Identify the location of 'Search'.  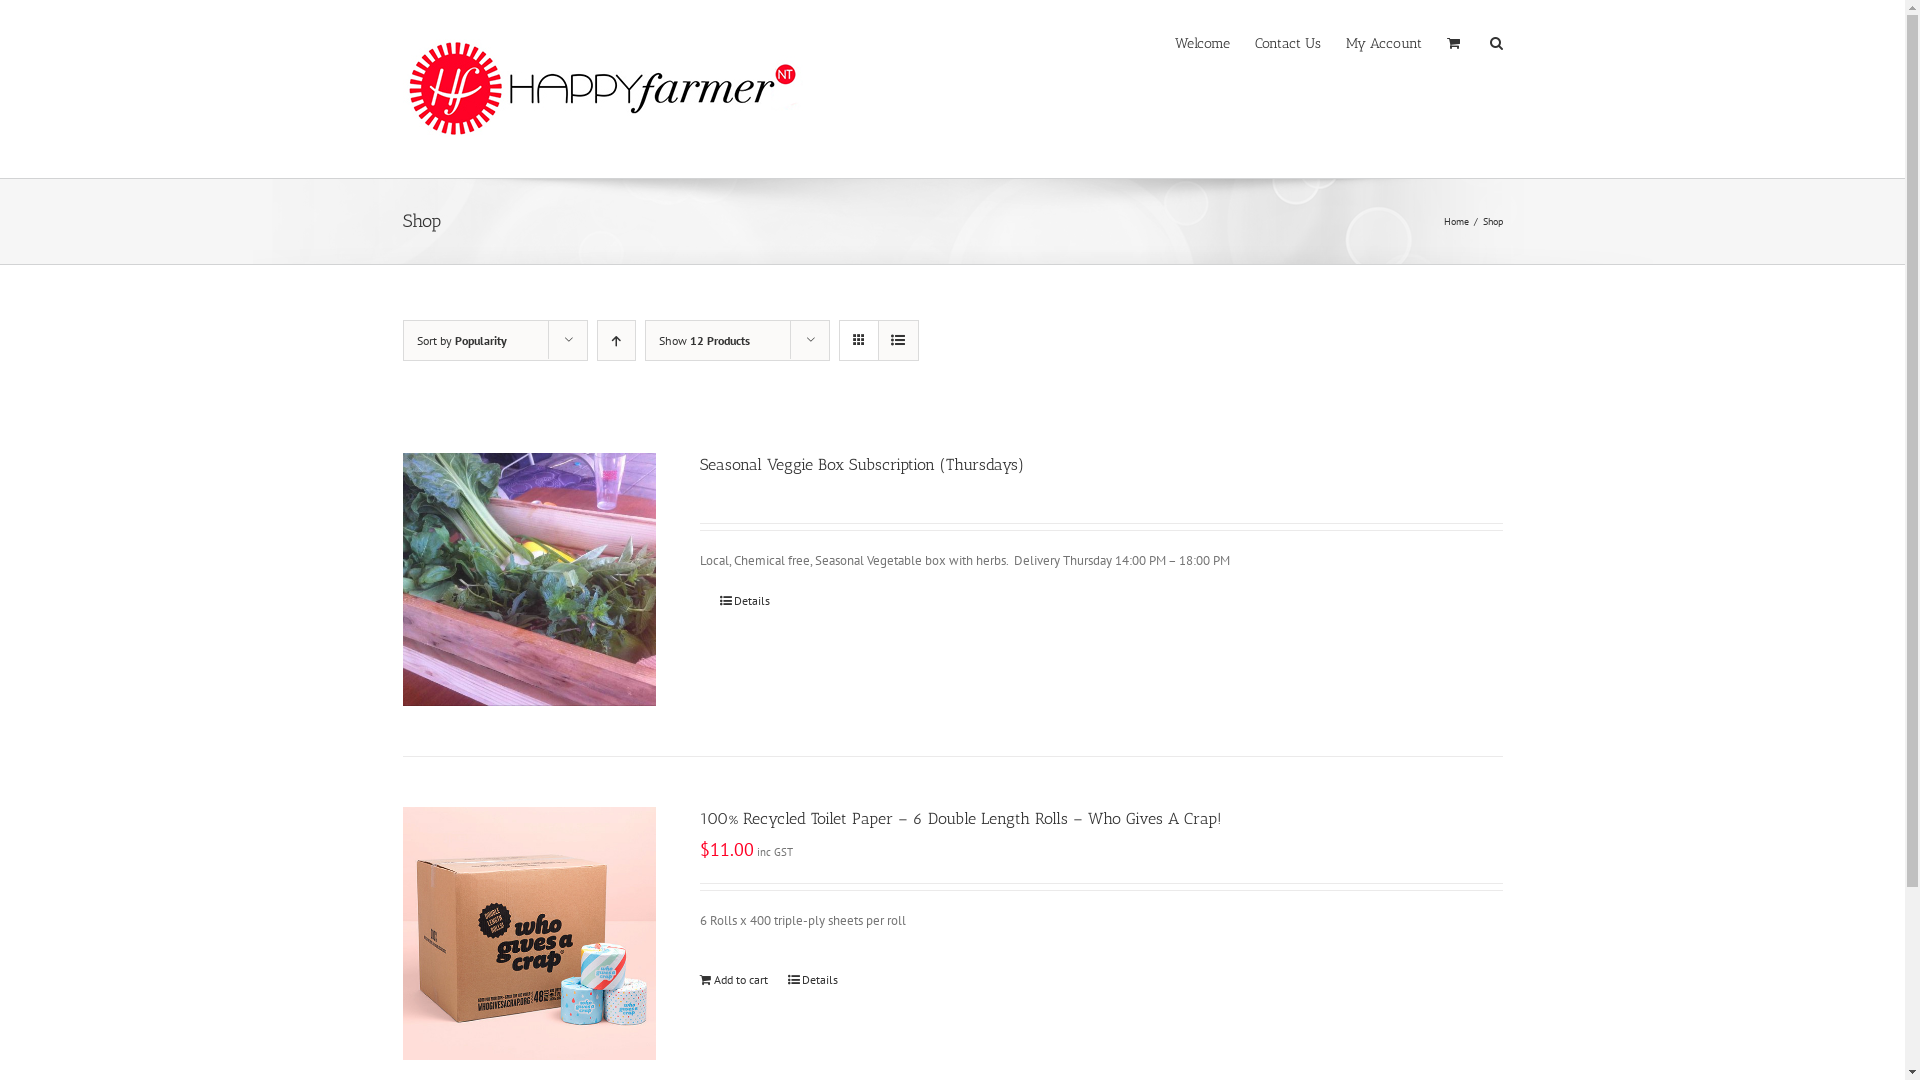
(1496, 42).